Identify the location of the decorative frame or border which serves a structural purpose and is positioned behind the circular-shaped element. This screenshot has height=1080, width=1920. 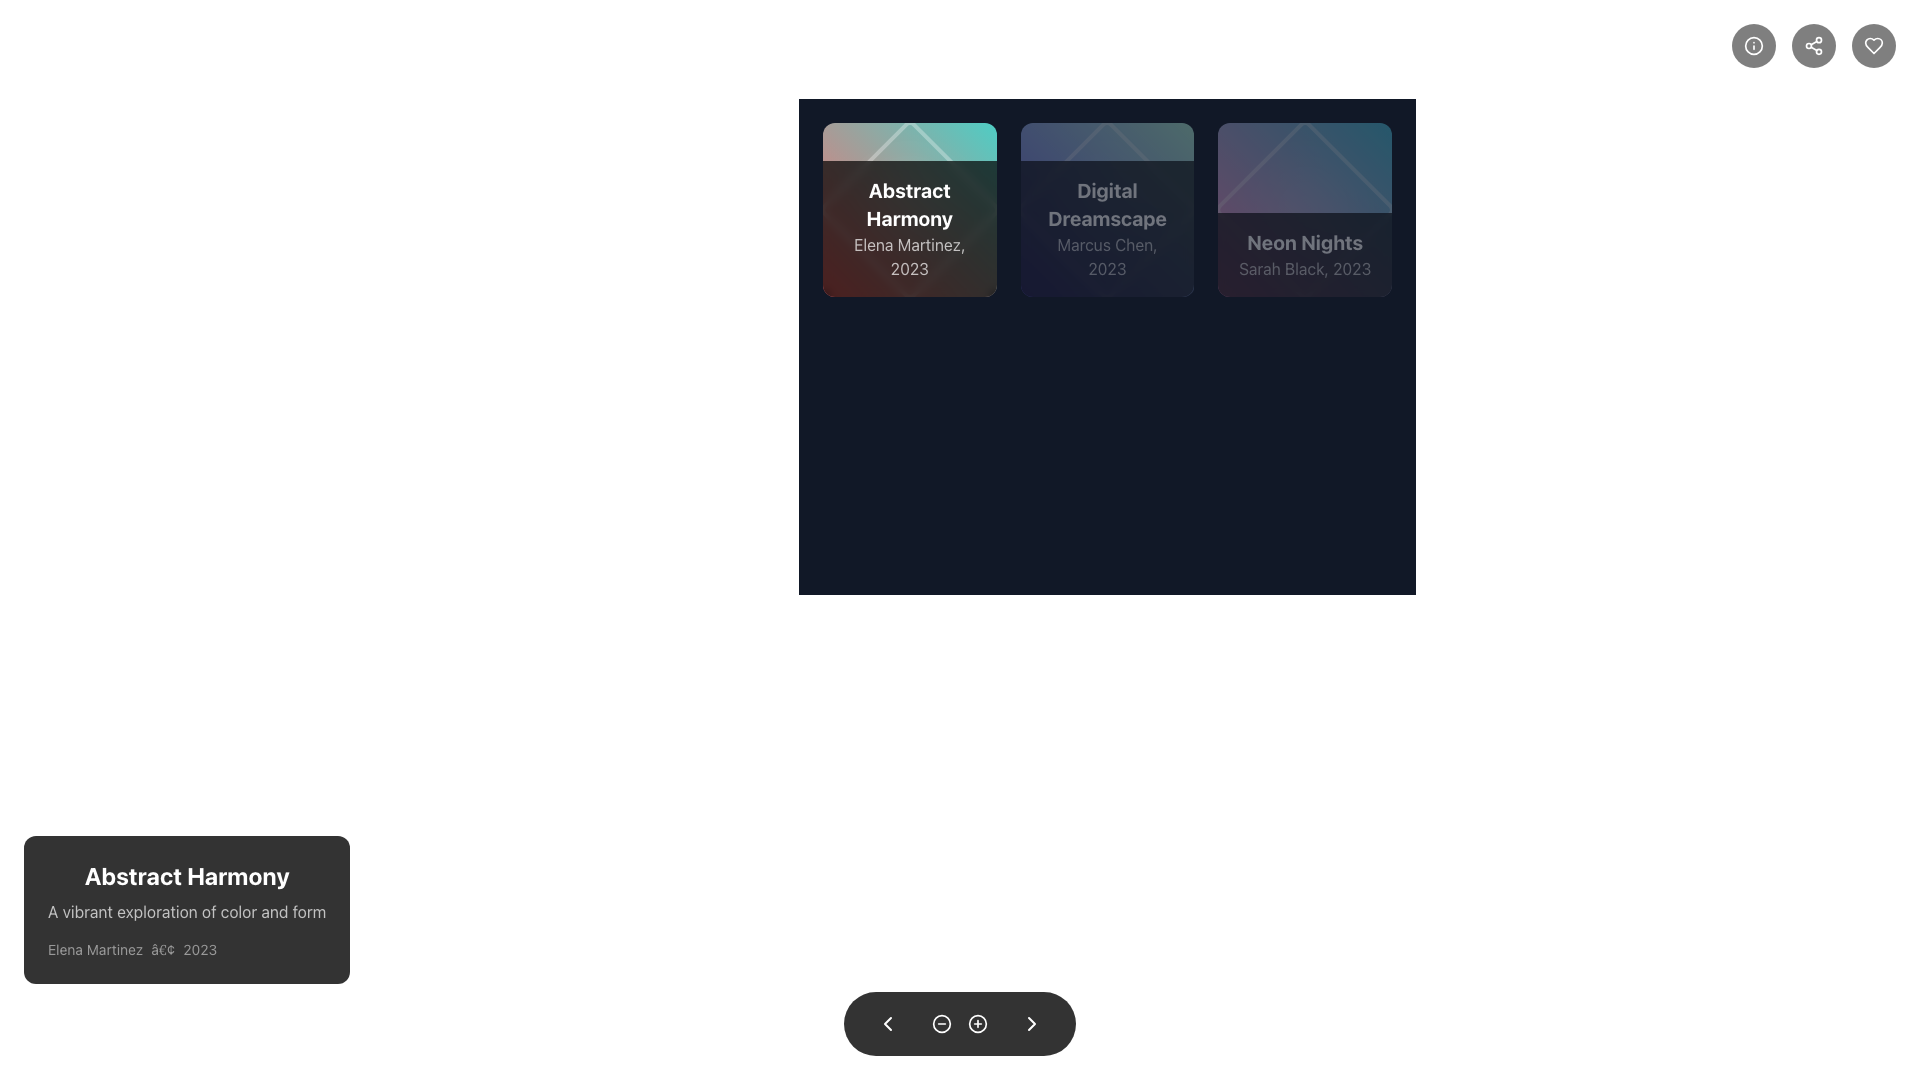
(908, 209).